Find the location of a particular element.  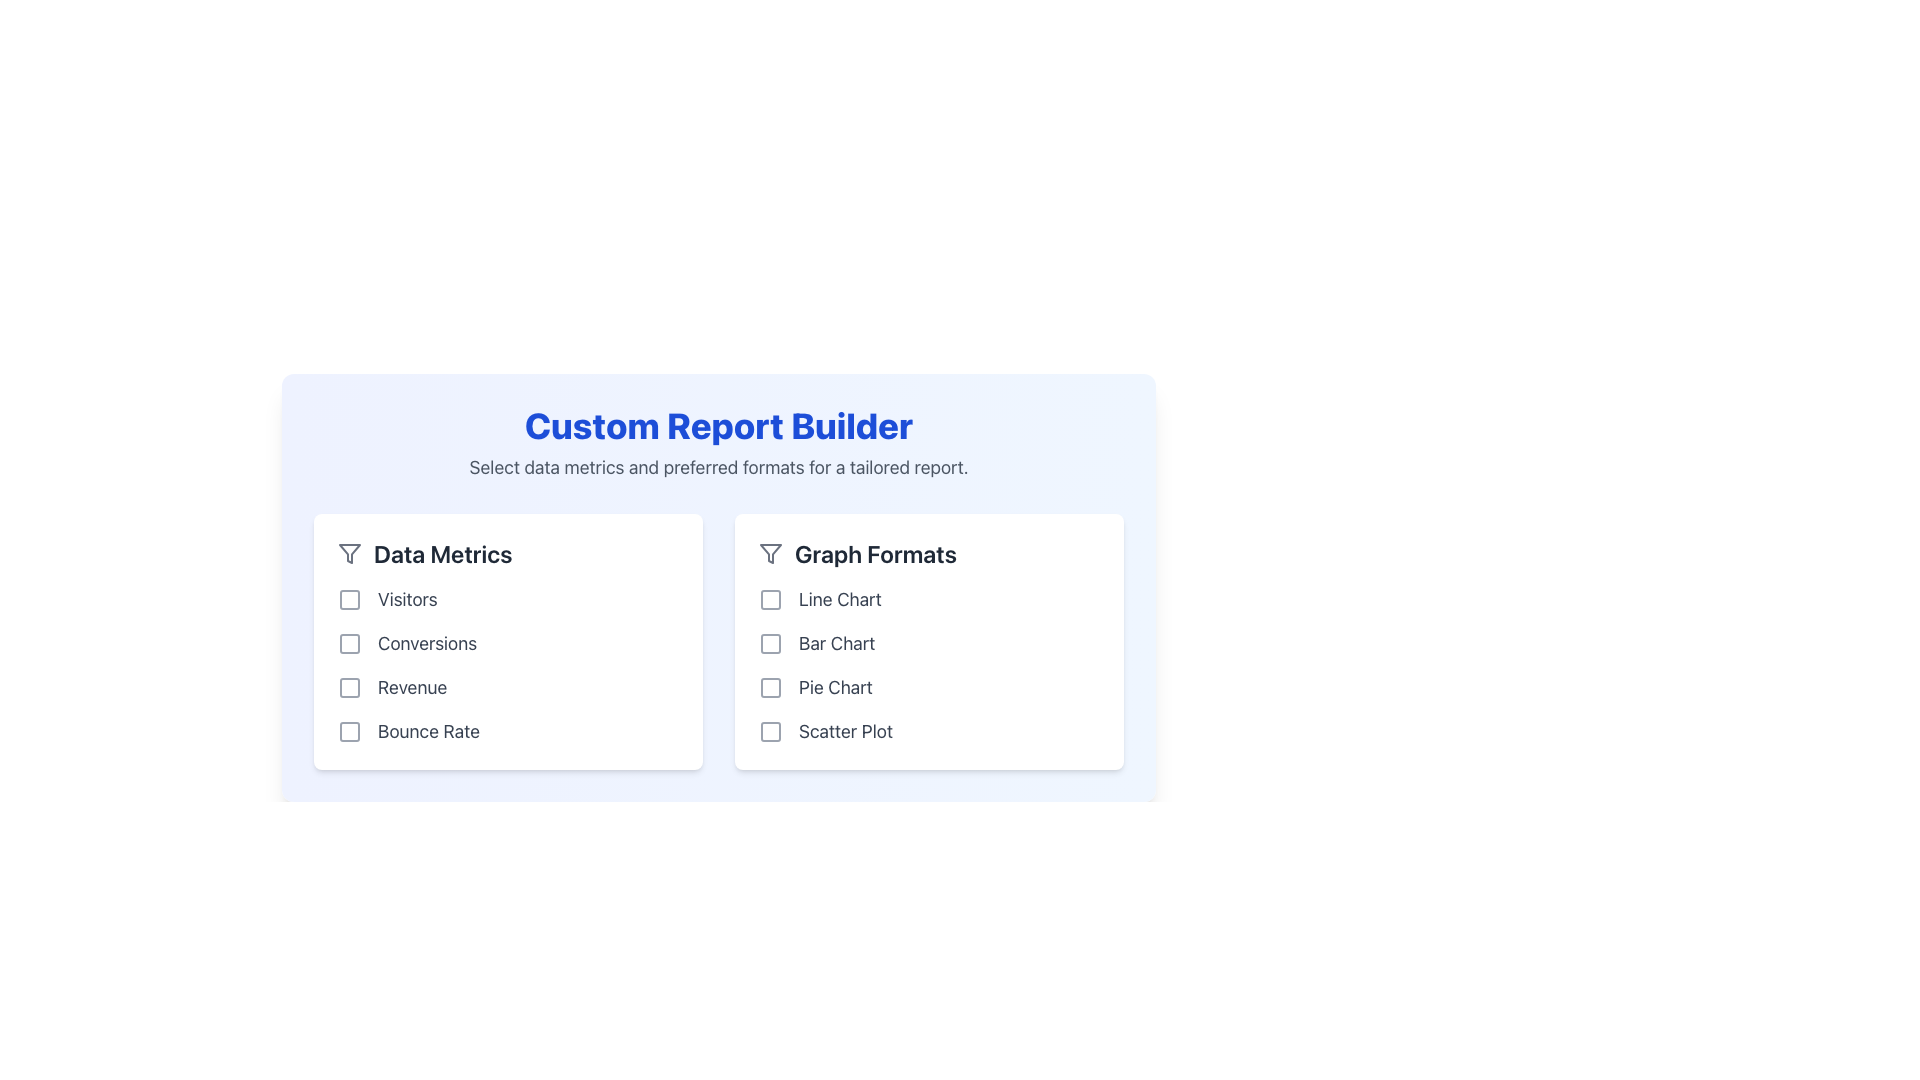

the small funnel icon with a gray outline located as the leftmost component within the 'Graph Formats' section header is located at coordinates (770, 554).